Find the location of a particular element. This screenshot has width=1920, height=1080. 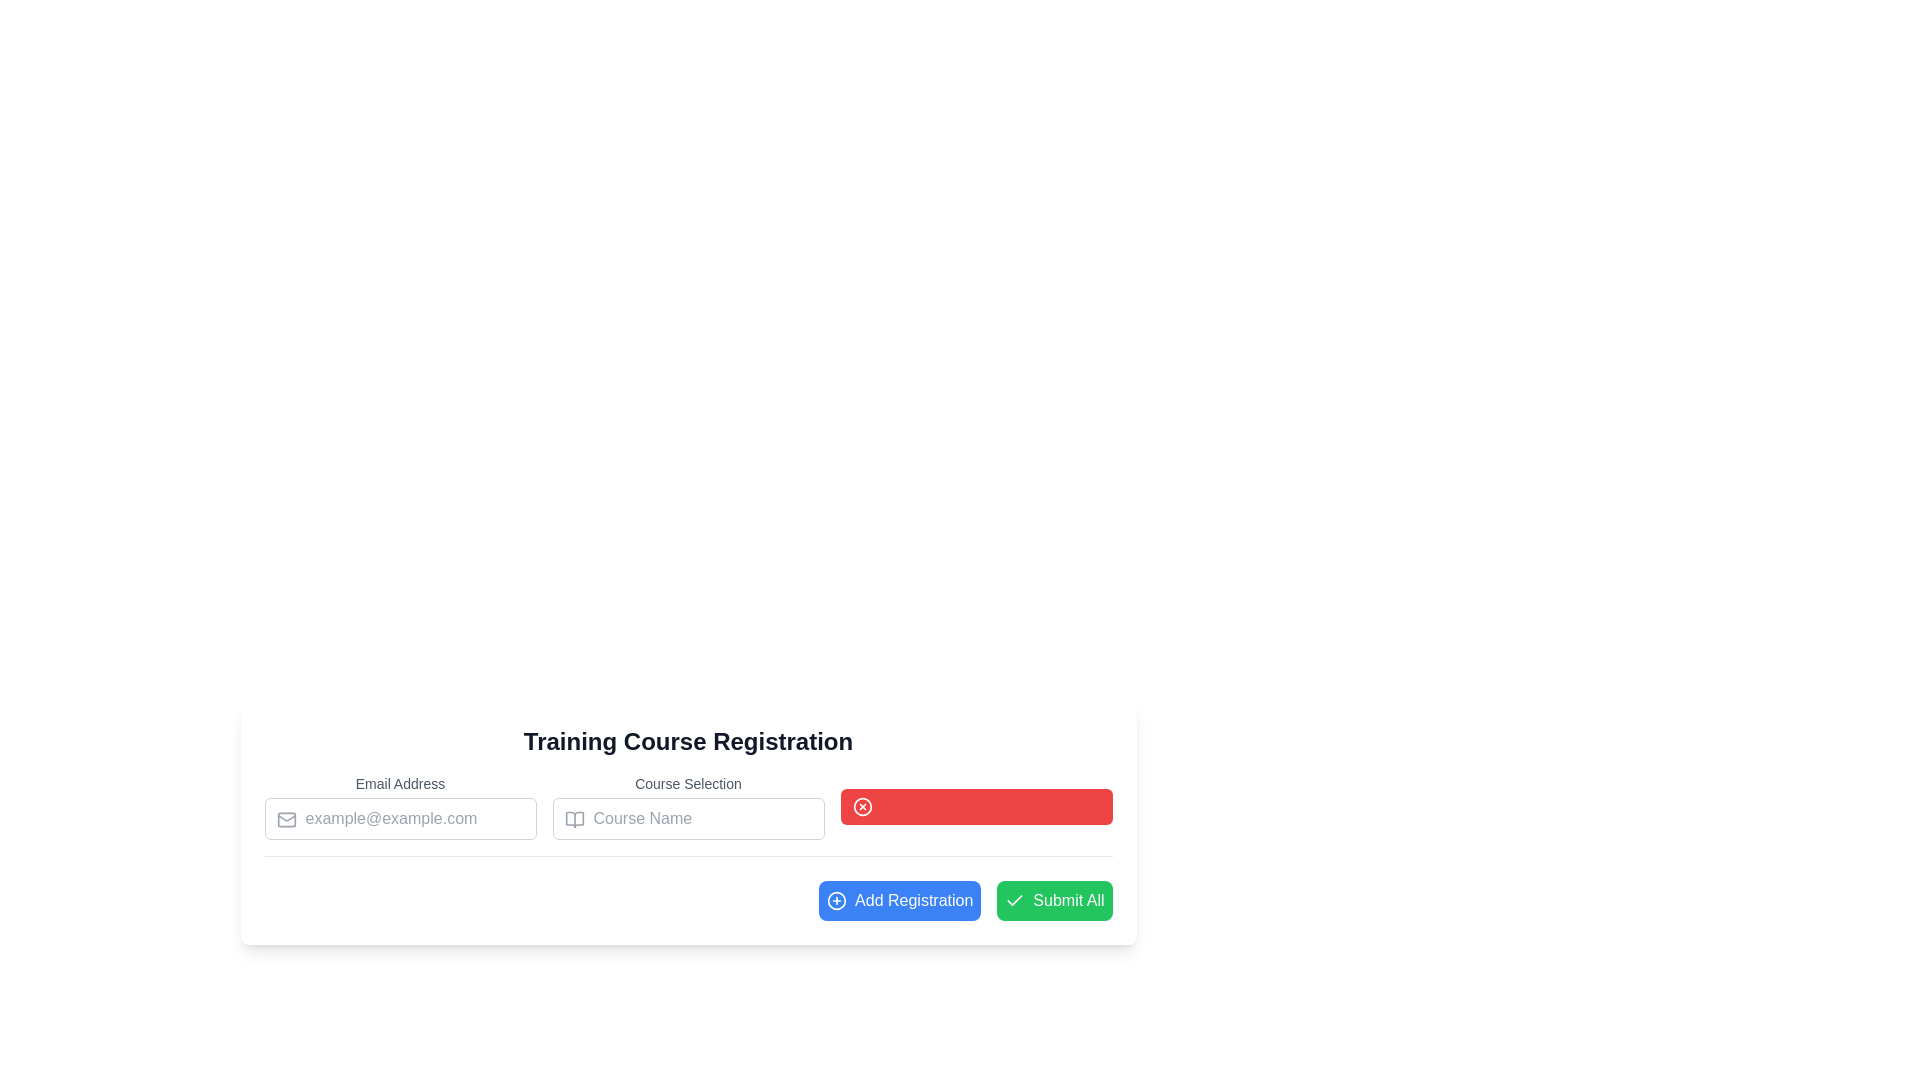

the 'Email Address' label that provides context for the email input field in the 'Training Course Registration' form is located at coordinates (400, 805).